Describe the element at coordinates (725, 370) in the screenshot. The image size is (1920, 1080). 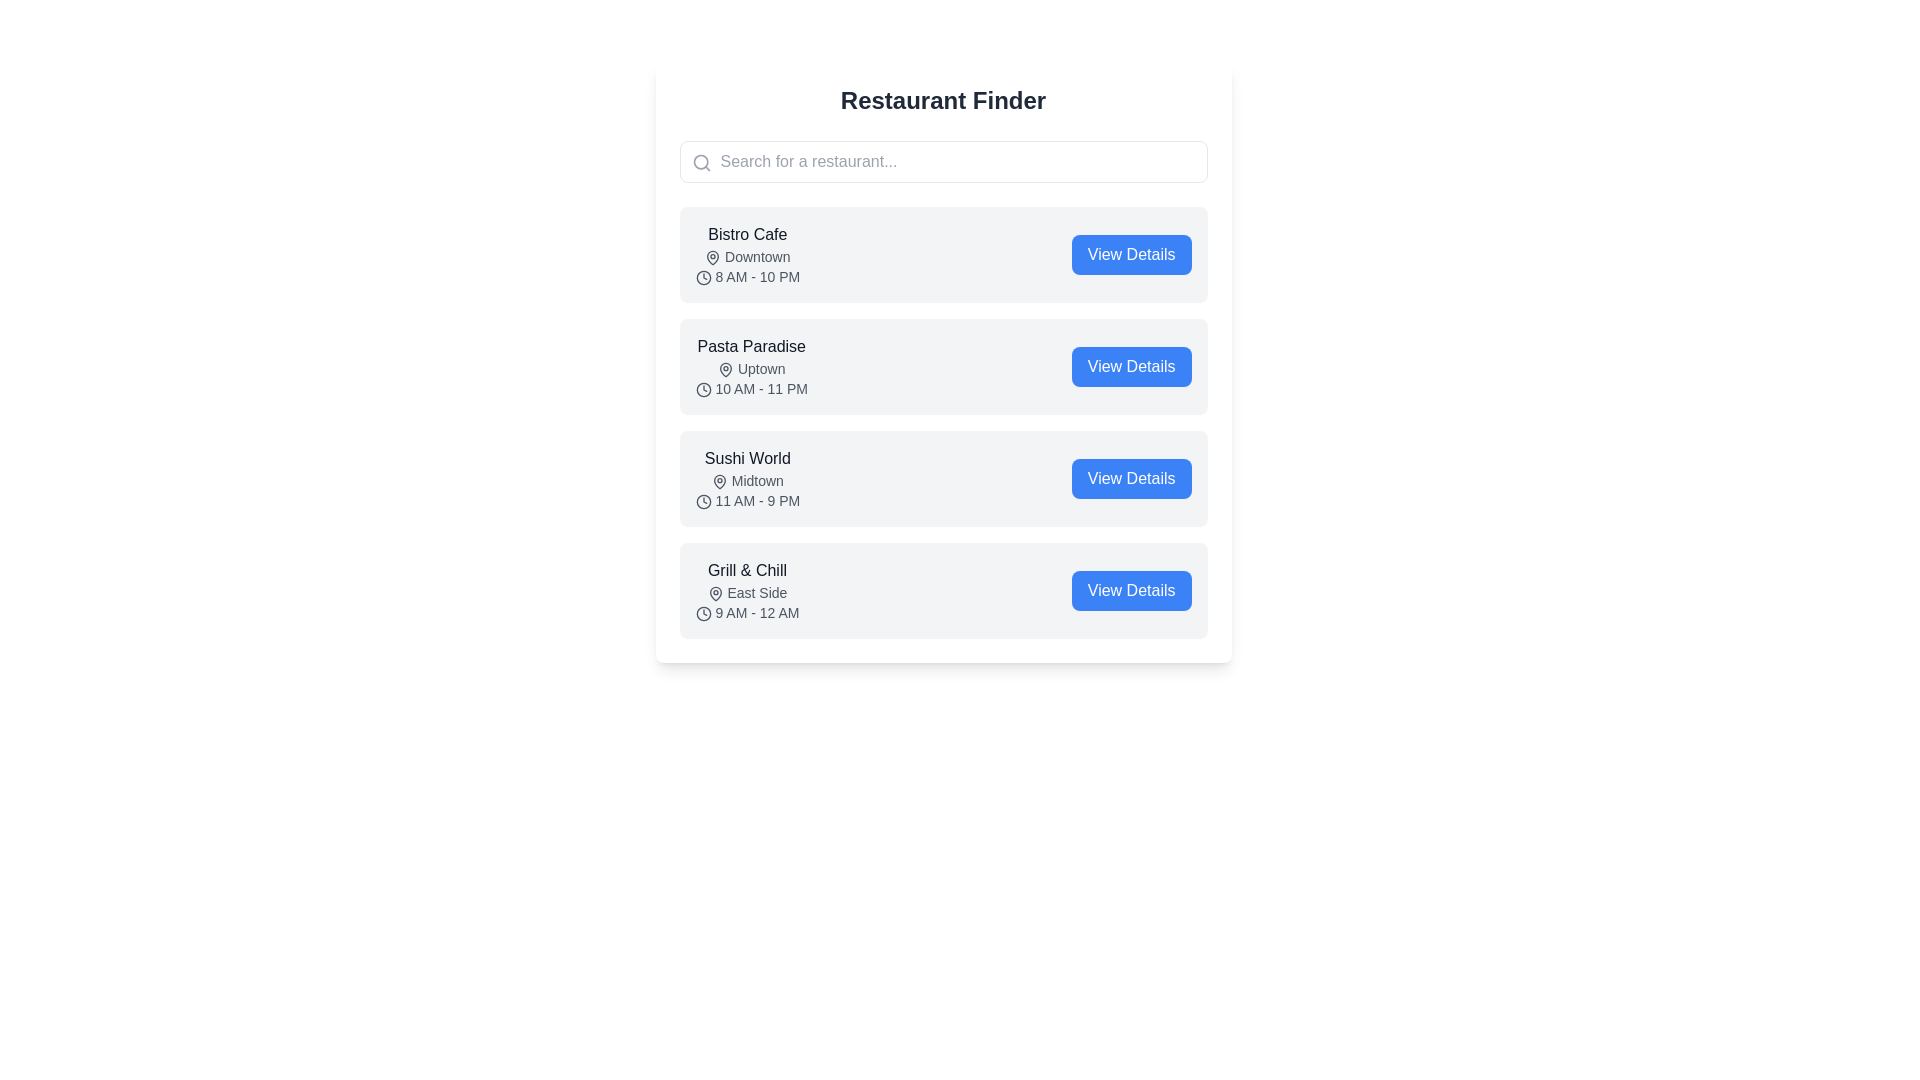
I see `the map pin icon associated with the 'Pasta Paradise' listing, which indicates the location for 'Uptown'` at that location.